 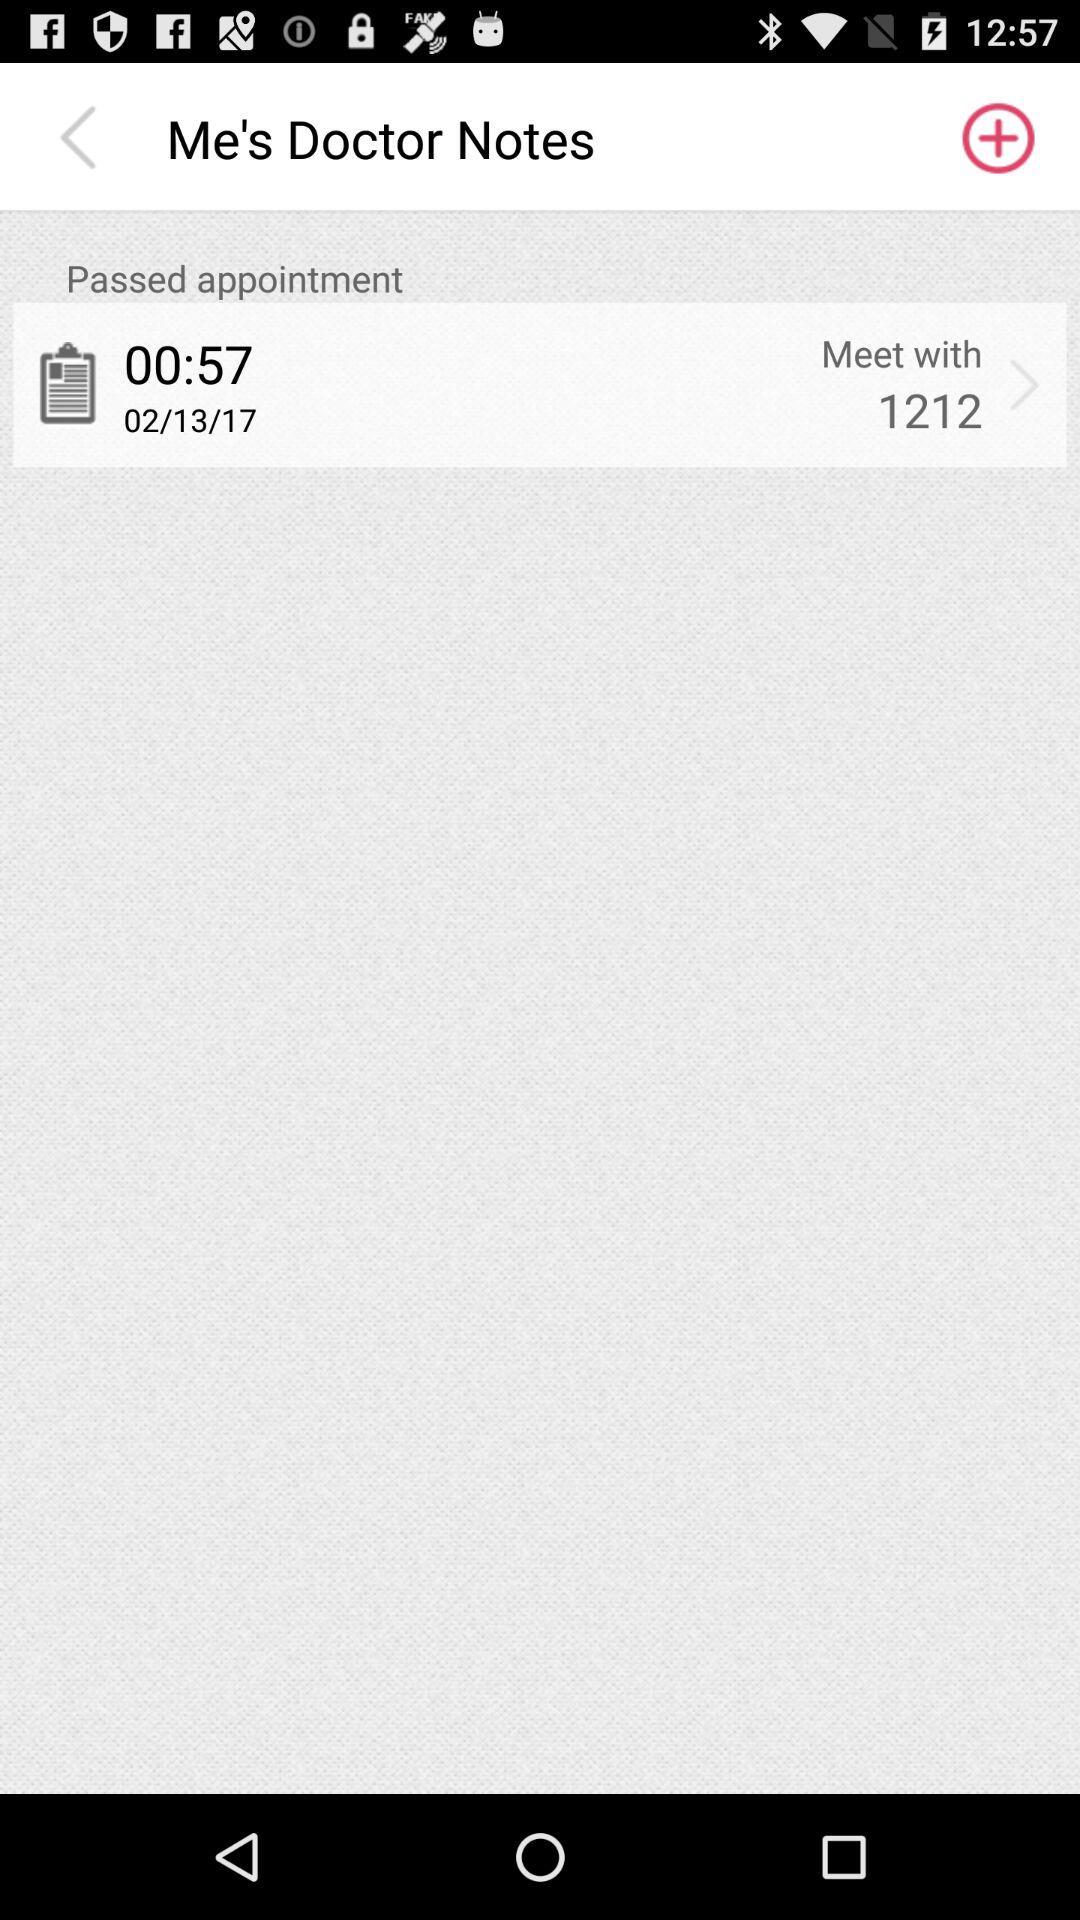 I want to click on passed appointment icon, so click(x=566, y=277).